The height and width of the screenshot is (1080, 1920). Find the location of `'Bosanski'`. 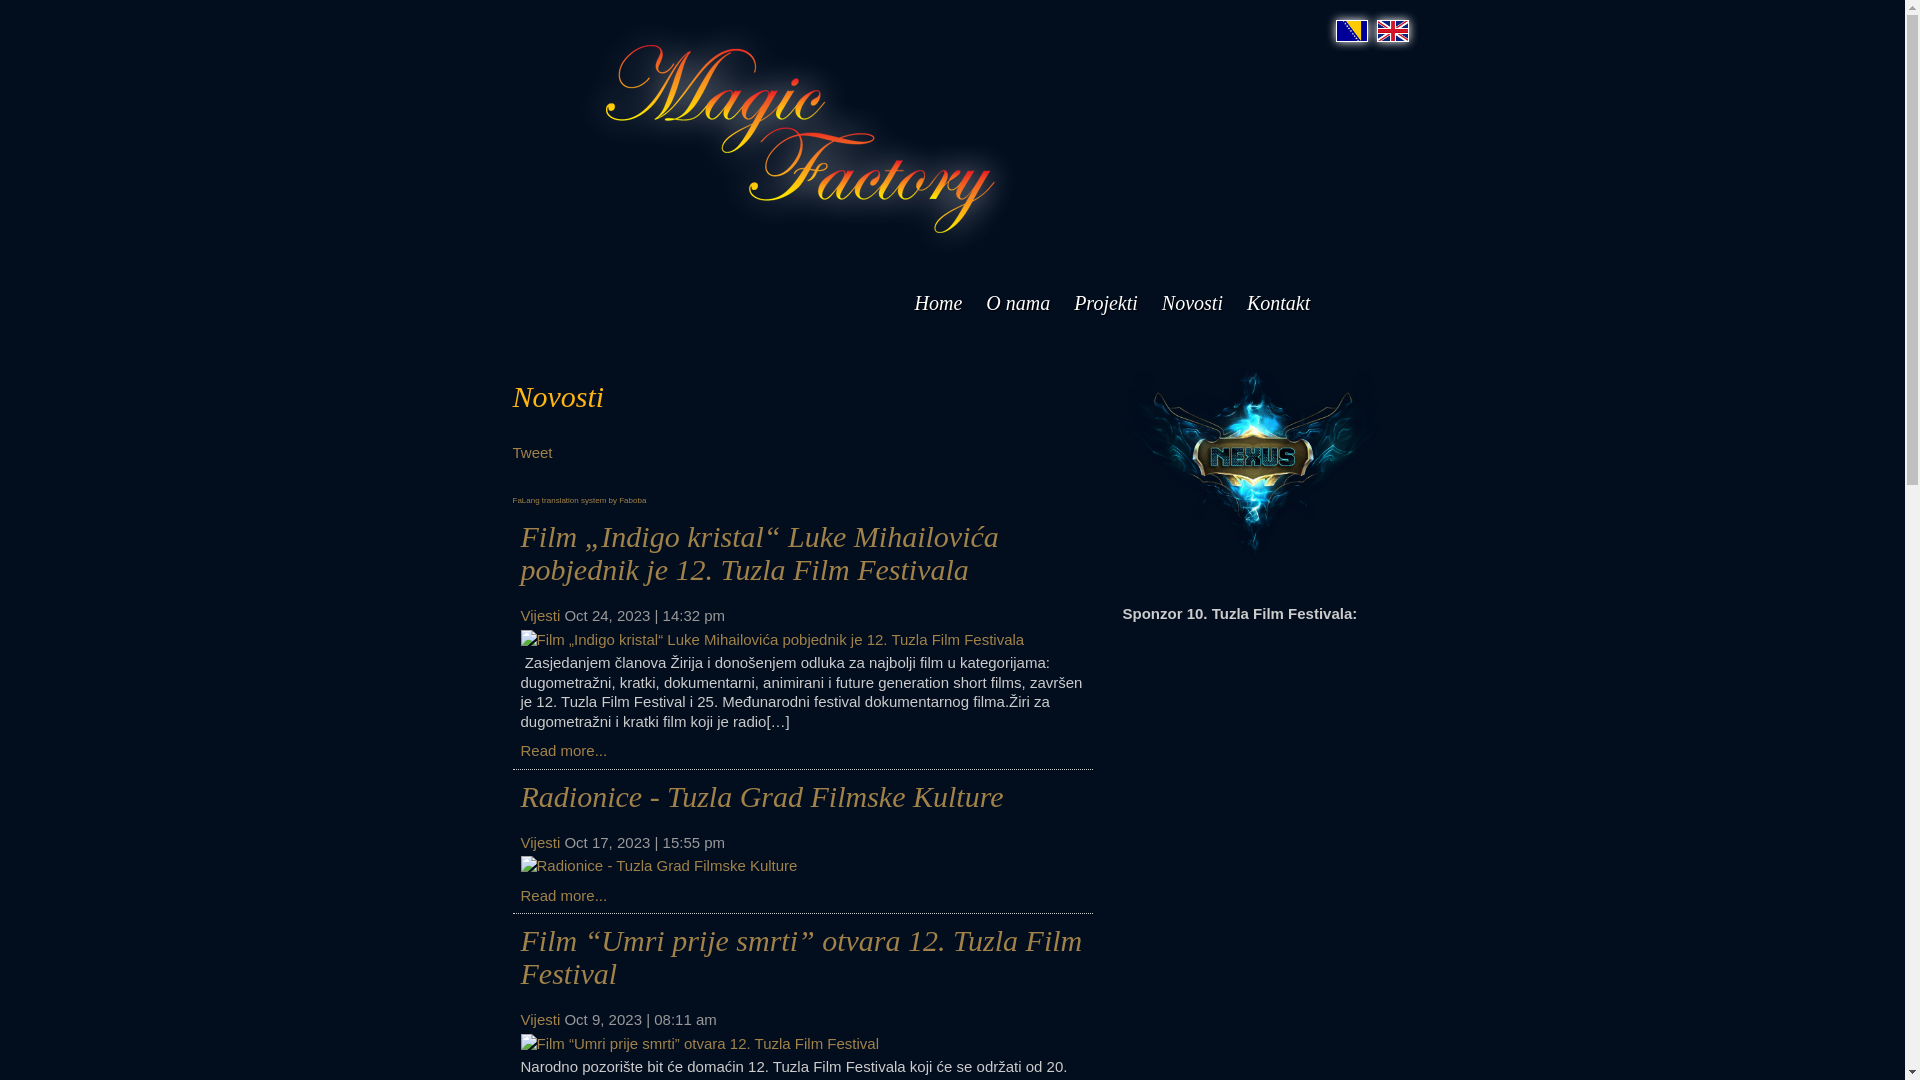

'Bosanski' is located at coordinates (1335, 30).